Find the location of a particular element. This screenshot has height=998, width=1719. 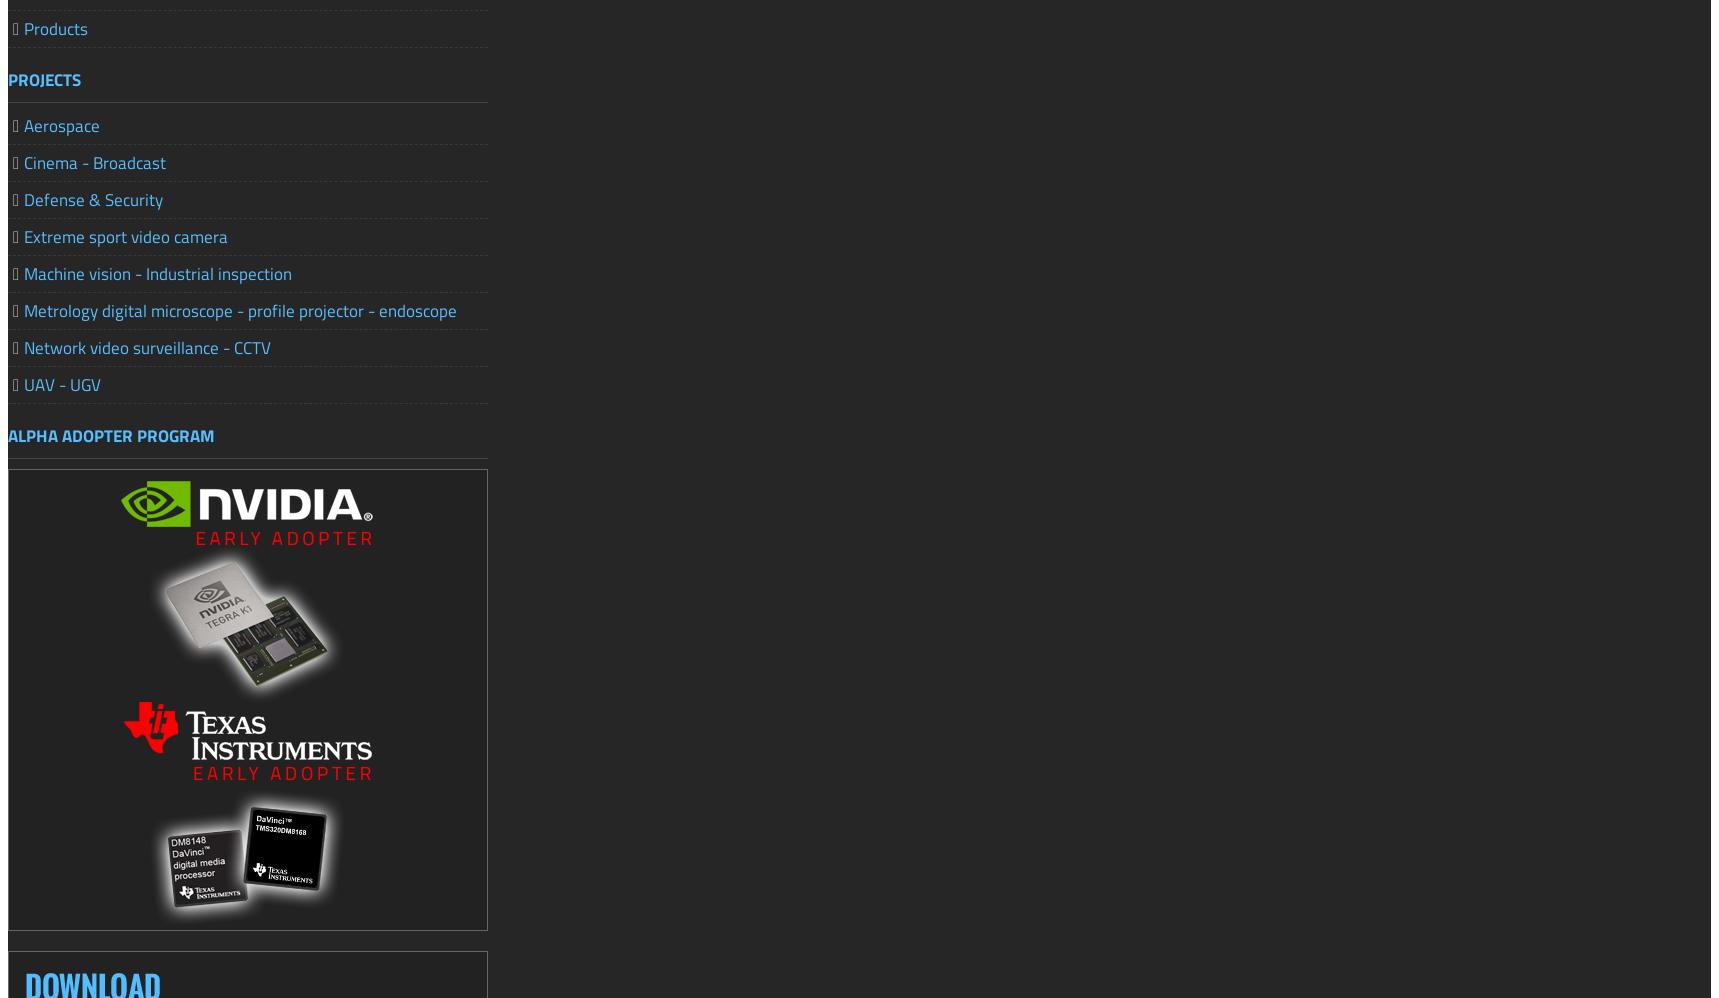

'ALPHA ADOPTER PROGRAM' is located at coordinates (111, 435).